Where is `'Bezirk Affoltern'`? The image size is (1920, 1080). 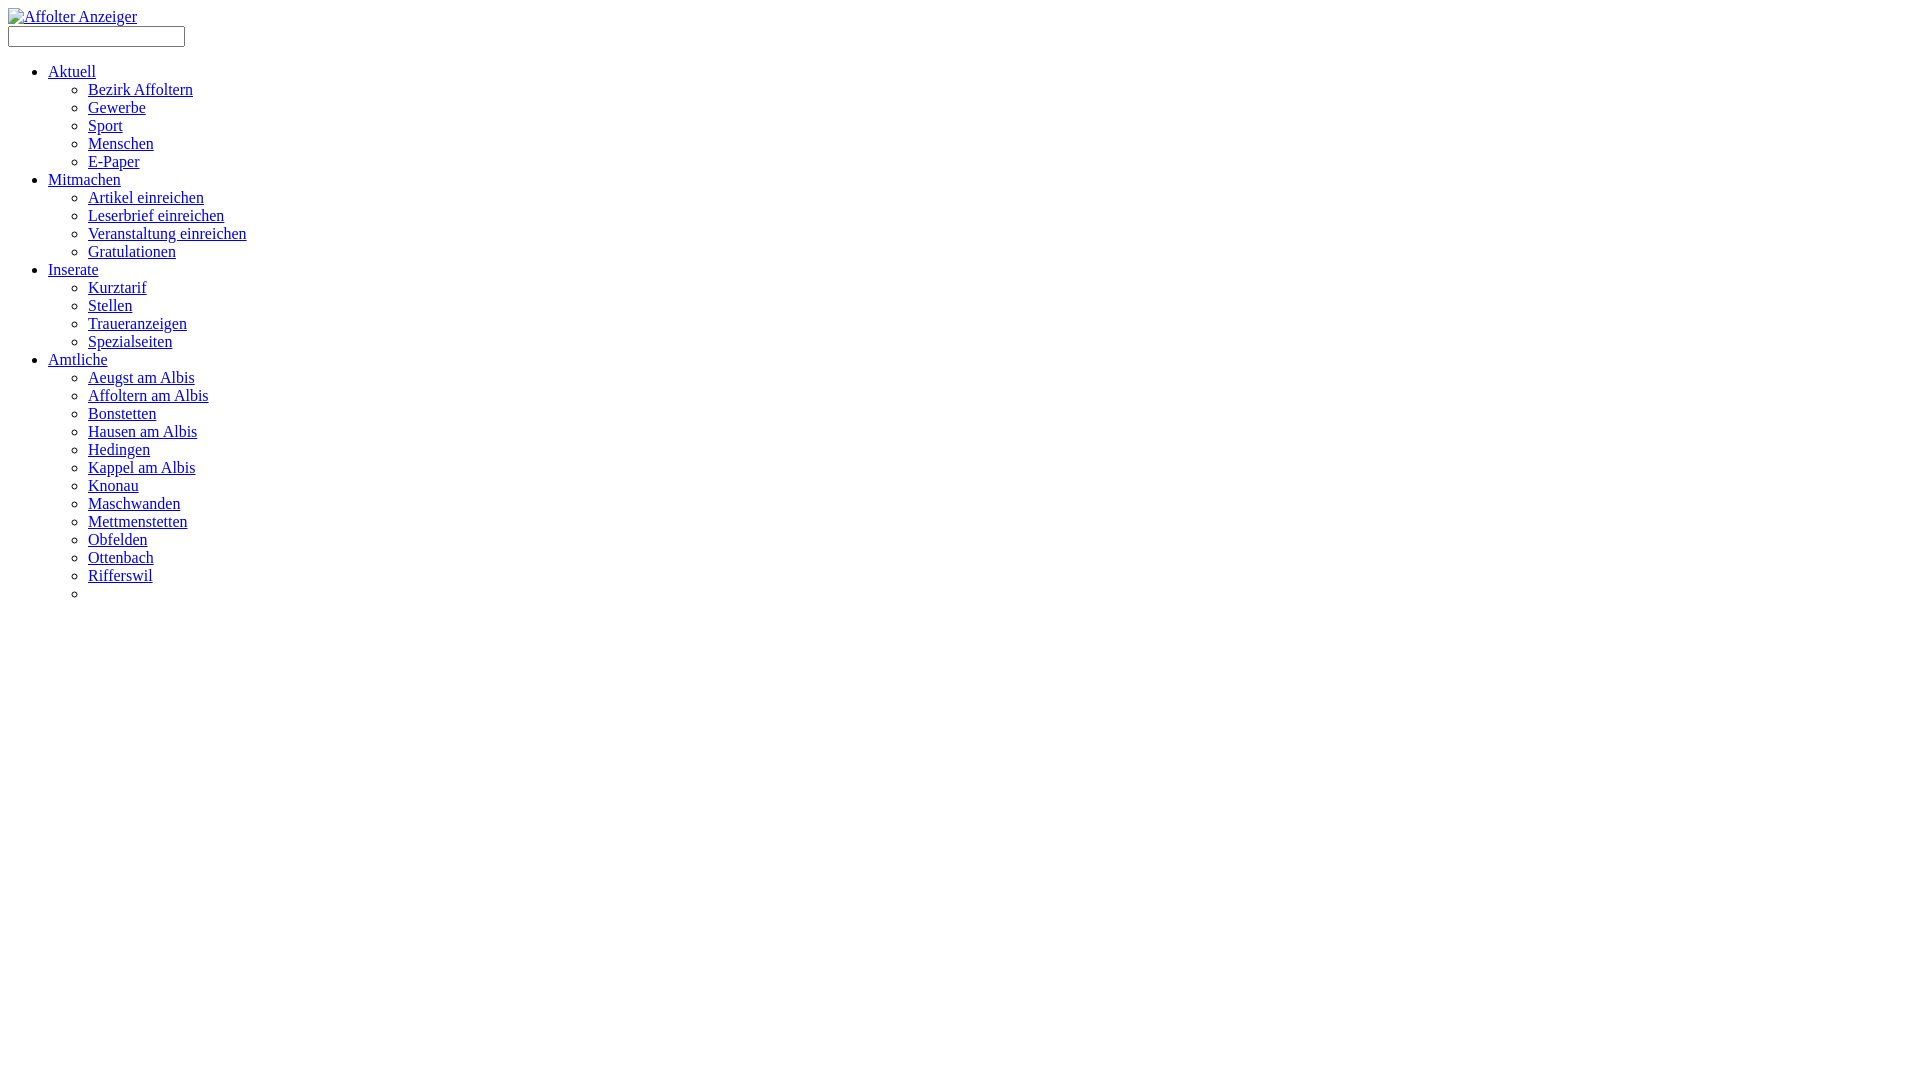
'Bezirk Affoltern' is located at coordinates (139, 88).